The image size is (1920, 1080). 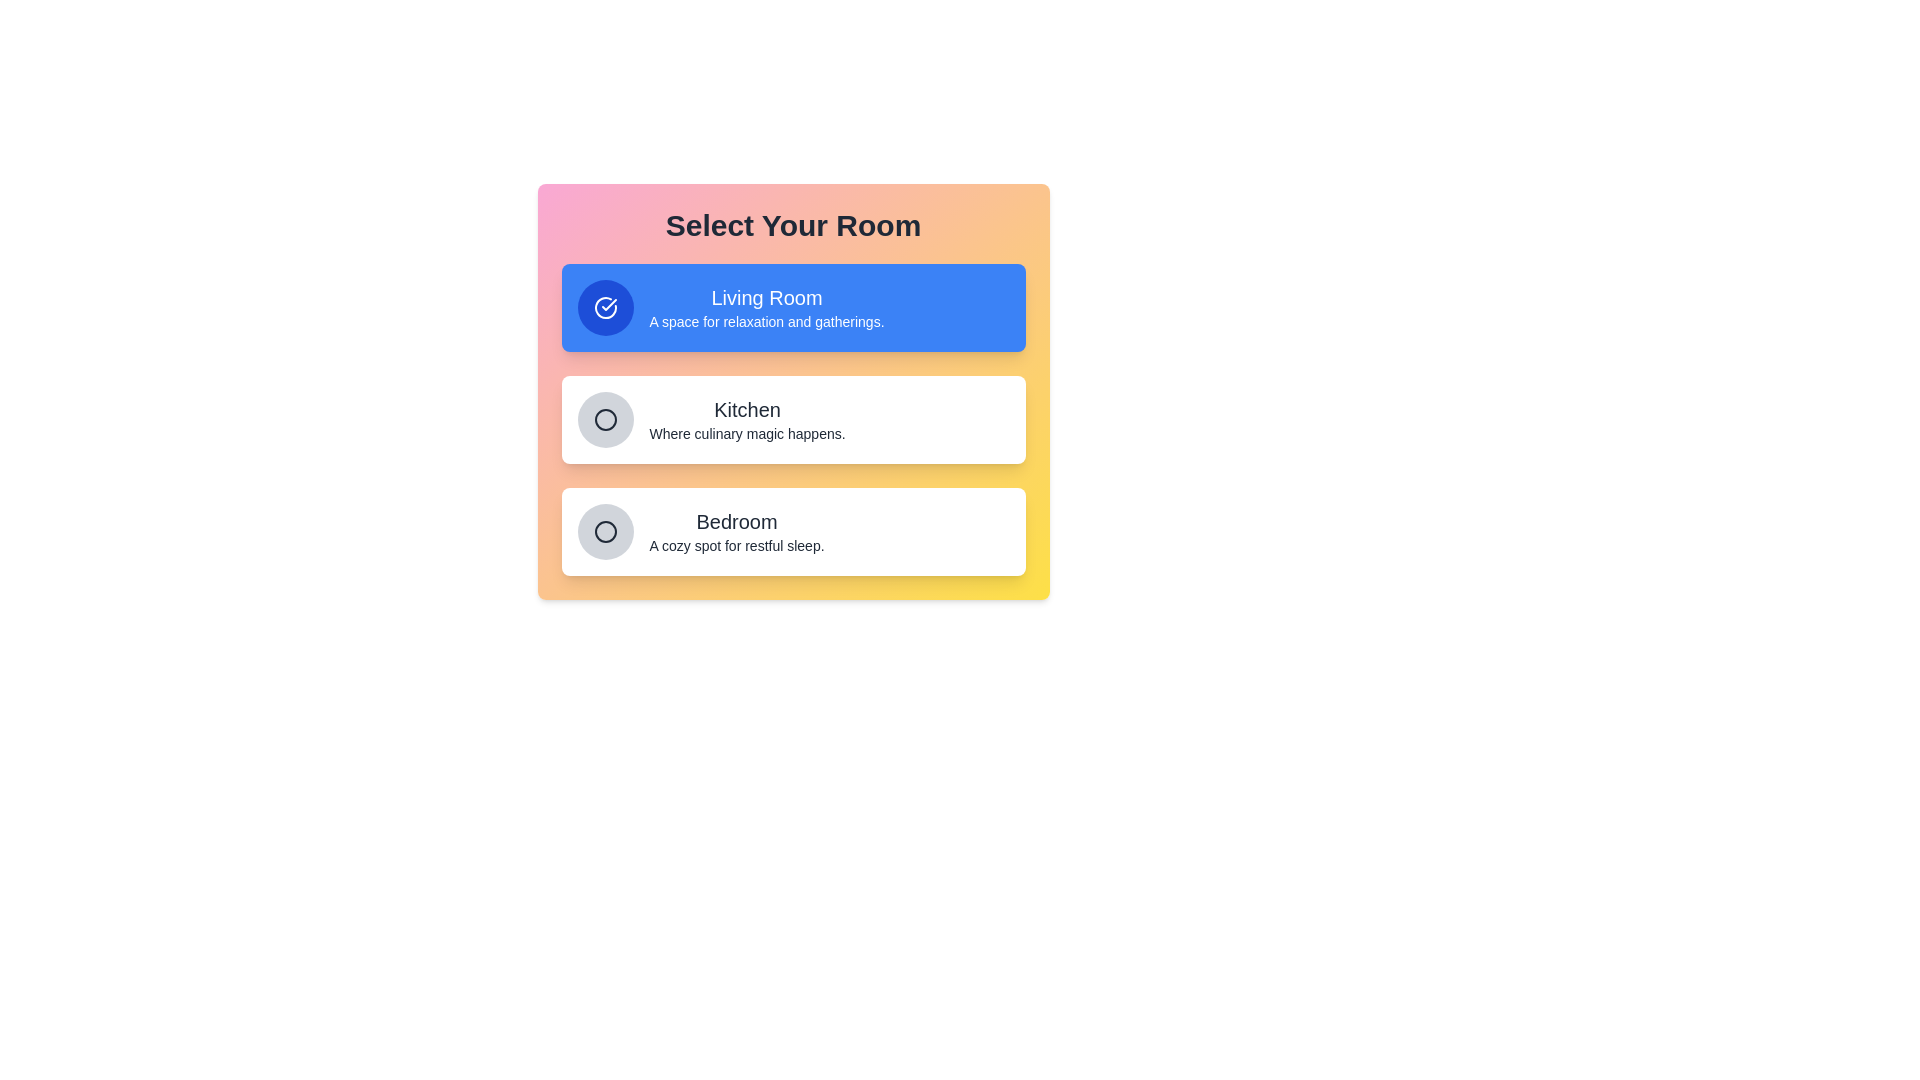 What do you see at coordinates (604, 308) in the screenshot?
I see `the blue circular icon indicating the selected state for the 'Living Room' option within the selection menu` at bounding box center [604, 308].